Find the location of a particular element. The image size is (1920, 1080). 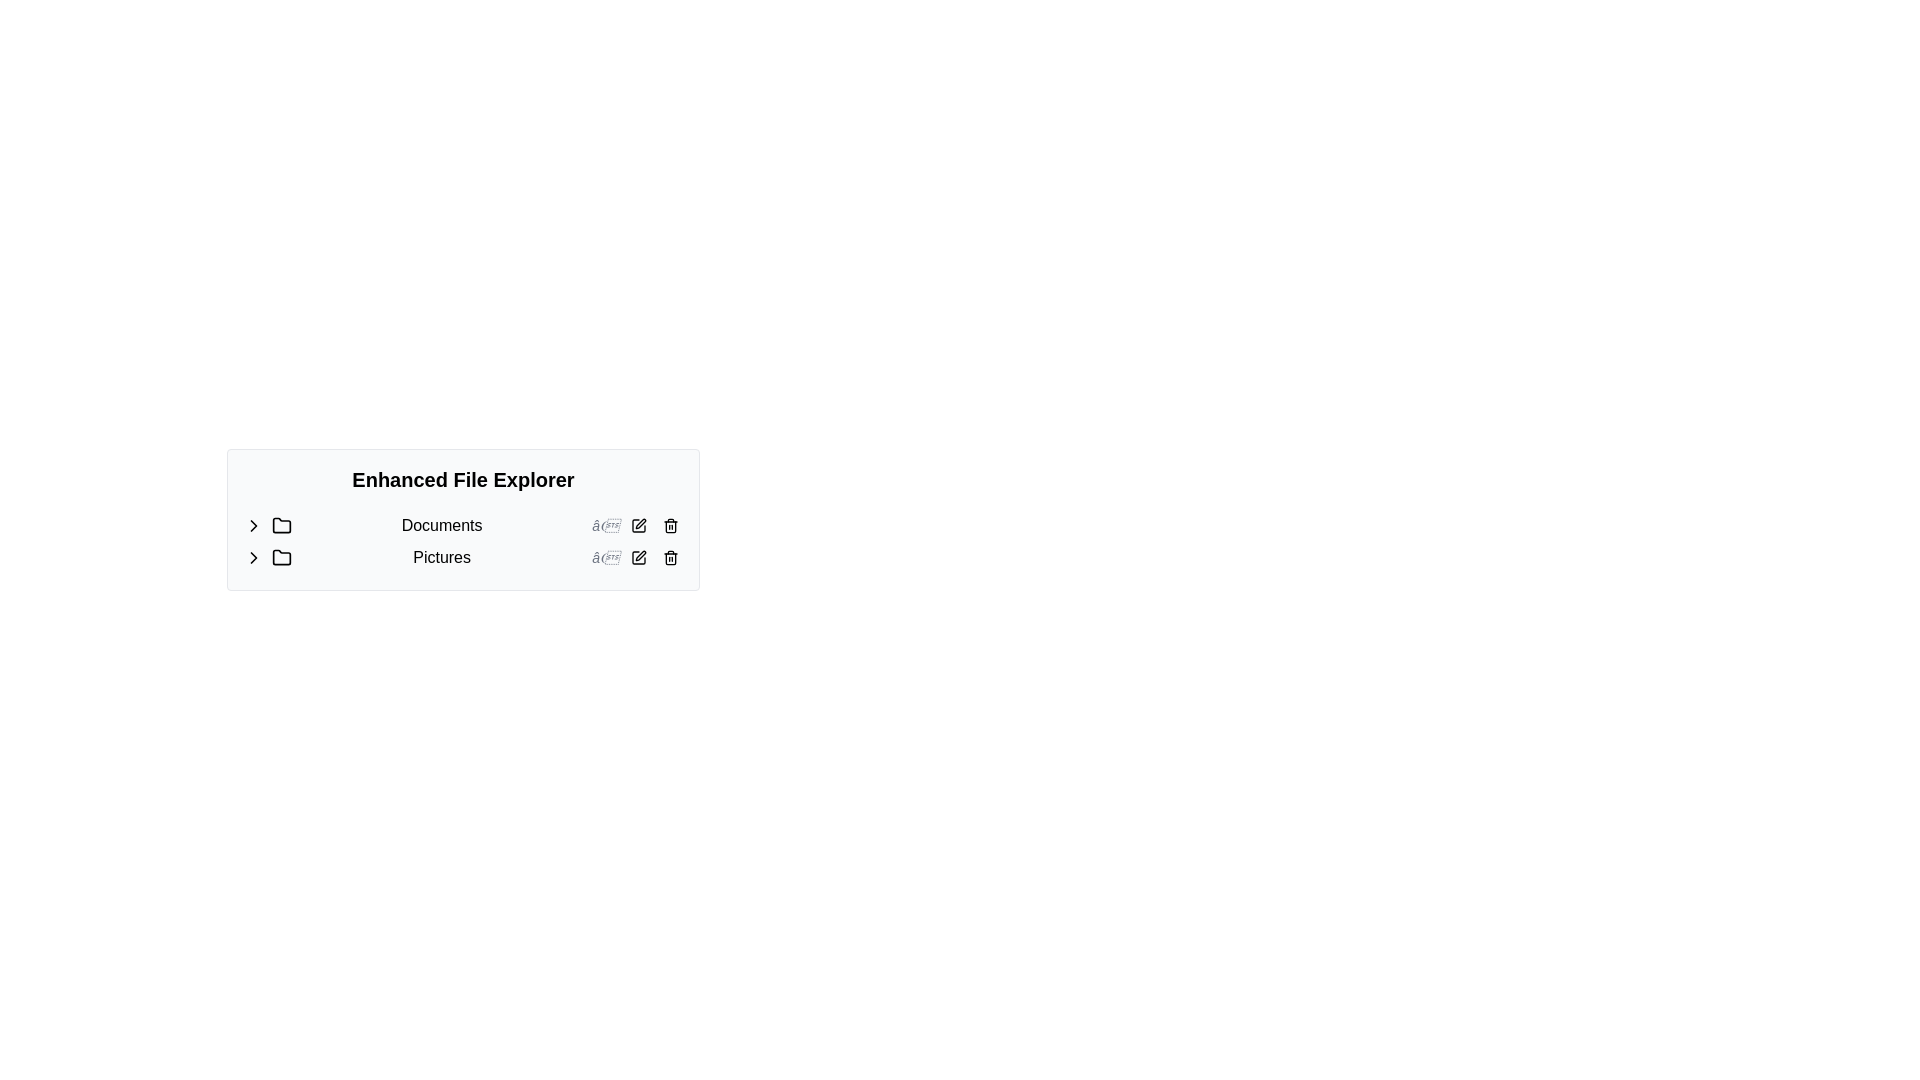

the delete button for the 'Pictures' directory, which is located at the far right side of its row in the file explorer interface is located at coordinates (671, 558).